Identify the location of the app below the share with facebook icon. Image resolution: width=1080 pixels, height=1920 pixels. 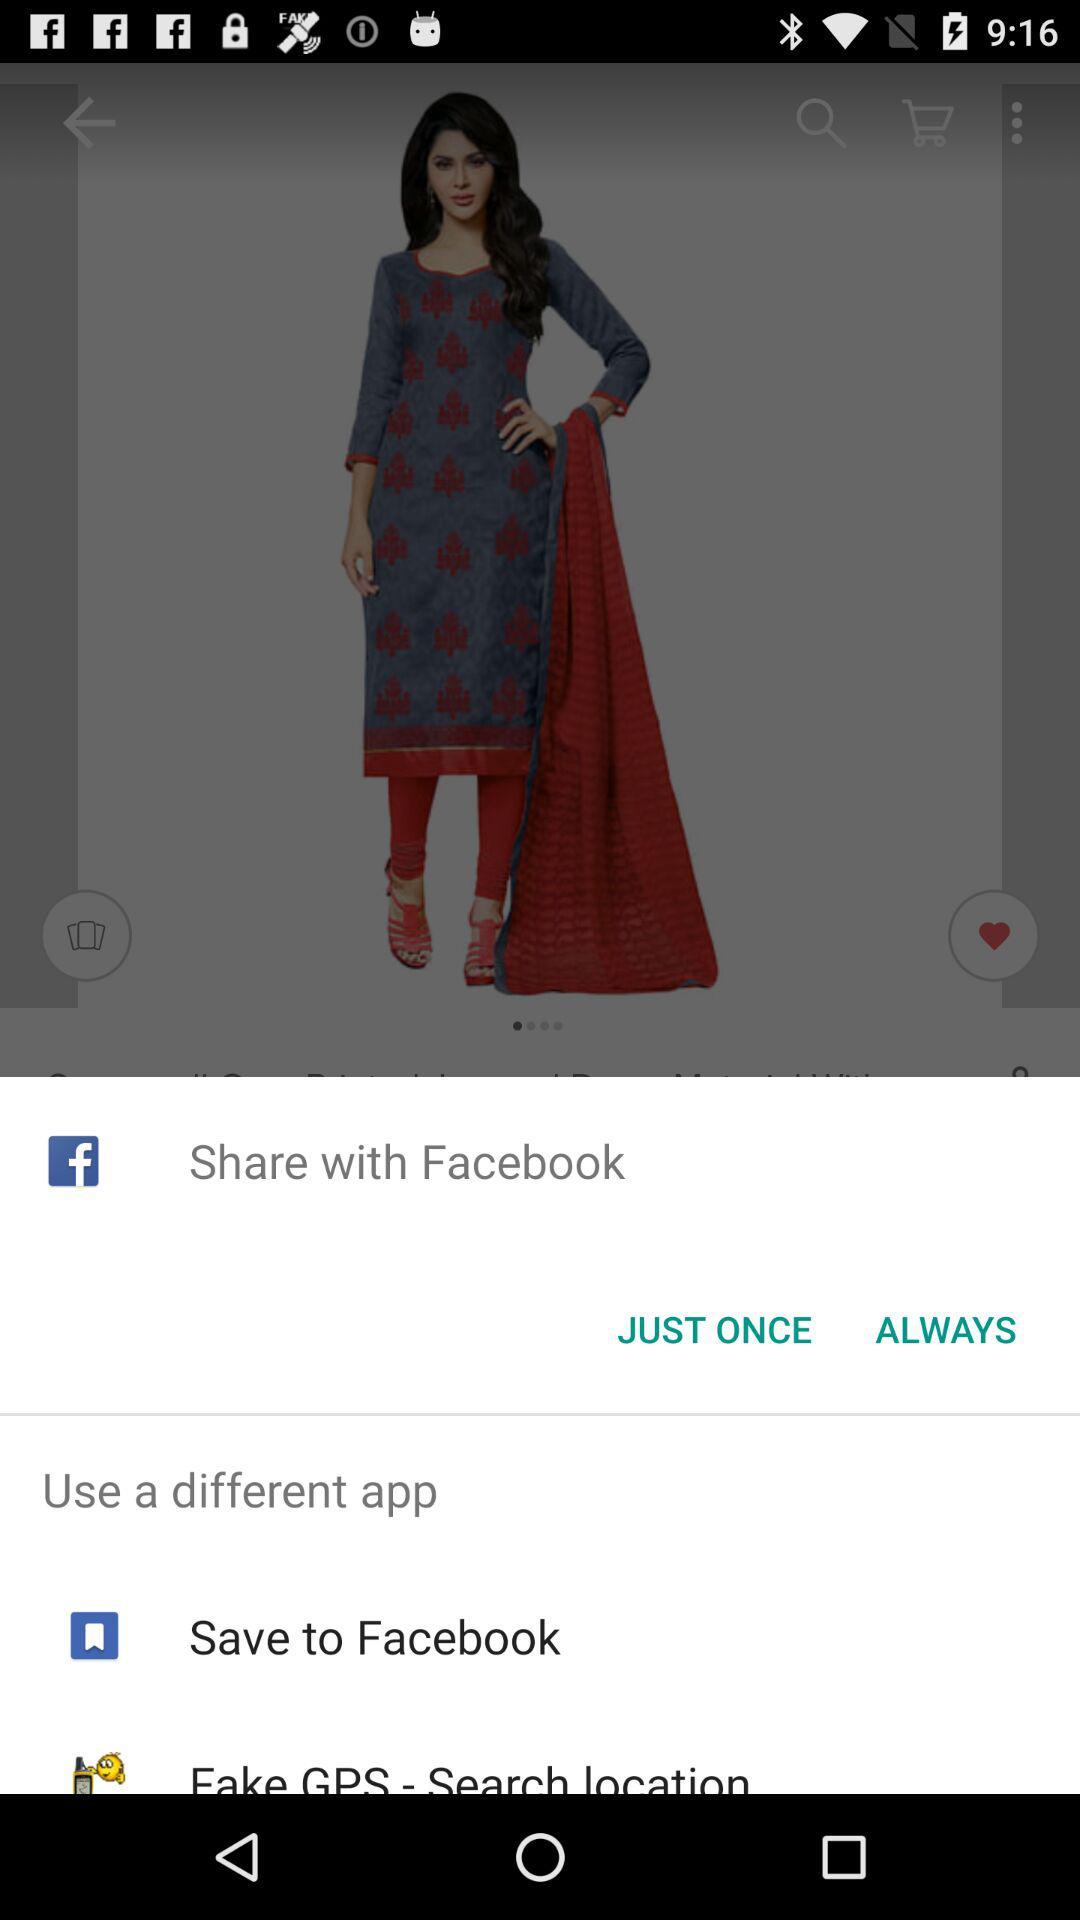
(945, 1329).